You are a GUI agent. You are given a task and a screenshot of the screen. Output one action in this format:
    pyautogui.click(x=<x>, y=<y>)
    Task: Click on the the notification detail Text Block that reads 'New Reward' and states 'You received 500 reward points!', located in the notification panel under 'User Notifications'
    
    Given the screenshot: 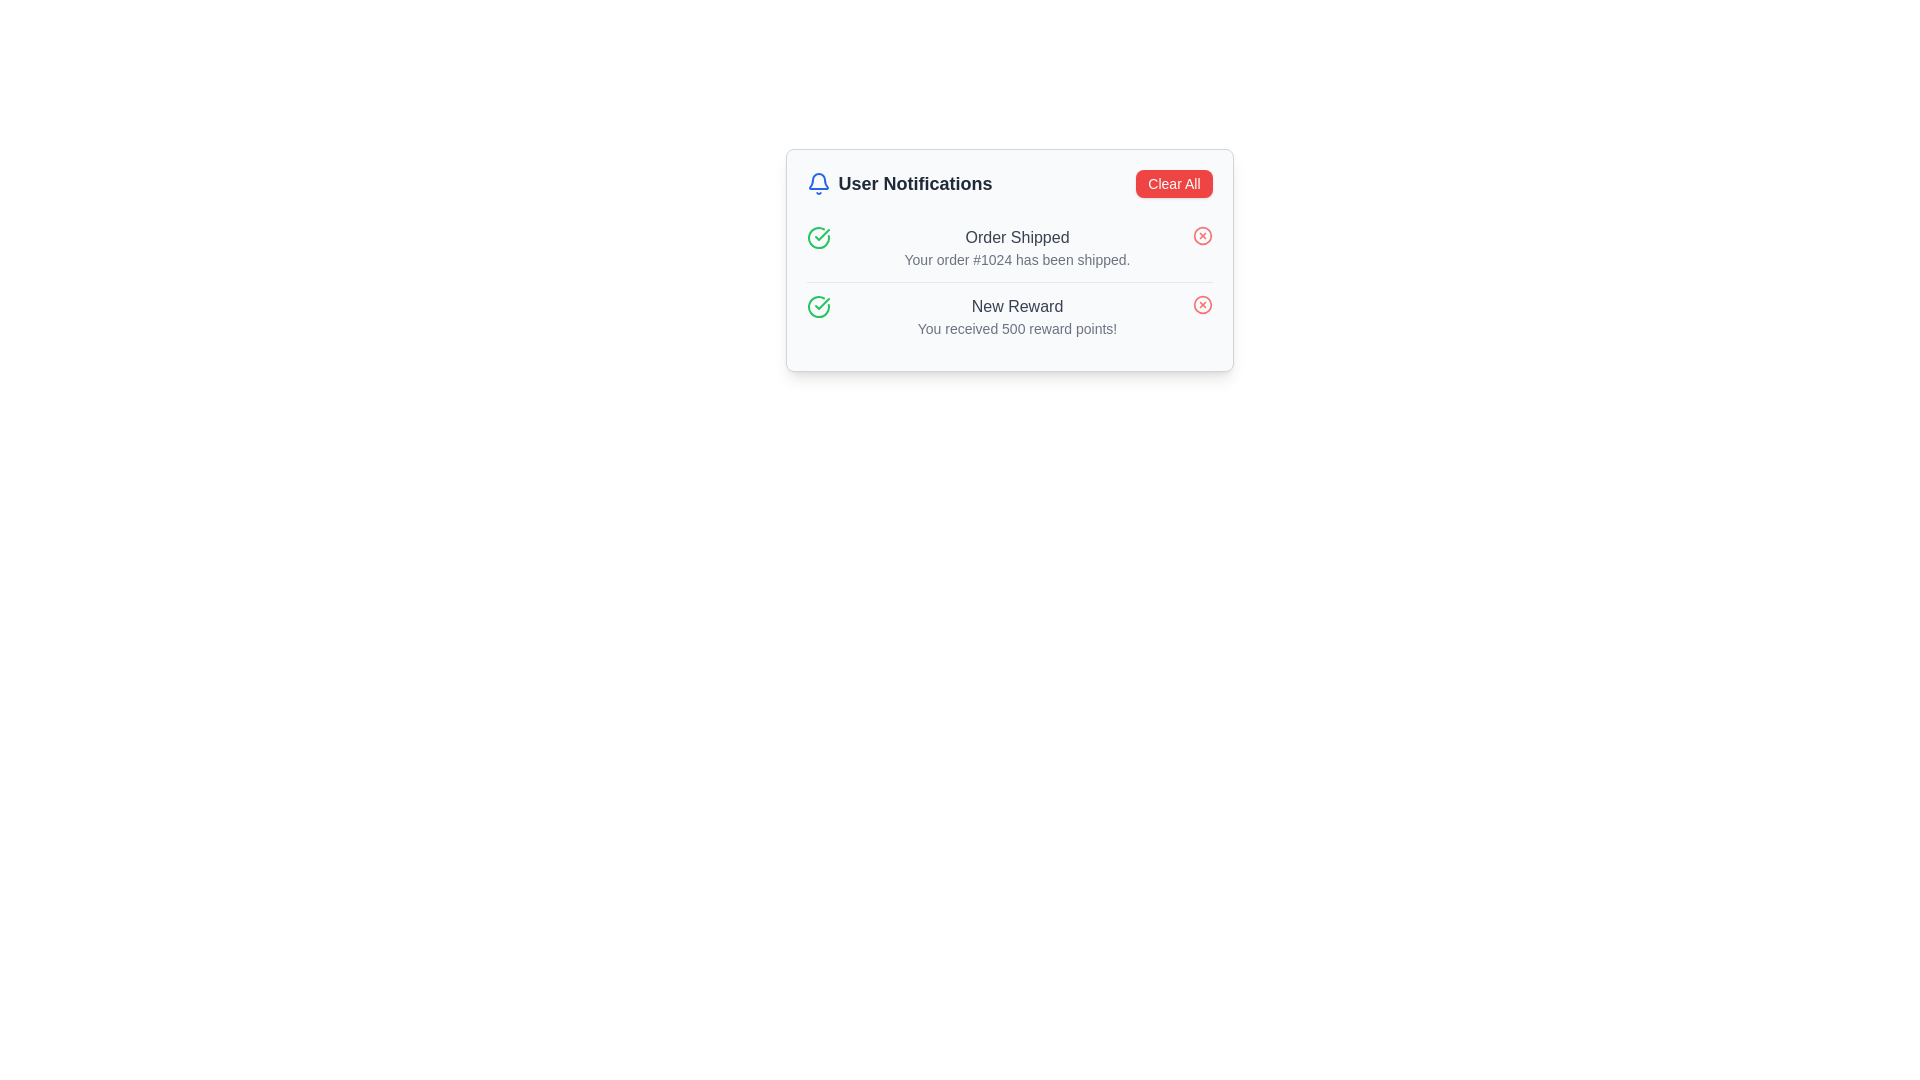 What is the action you would take?
    pyautogui.click(x=1017, y=315)
    